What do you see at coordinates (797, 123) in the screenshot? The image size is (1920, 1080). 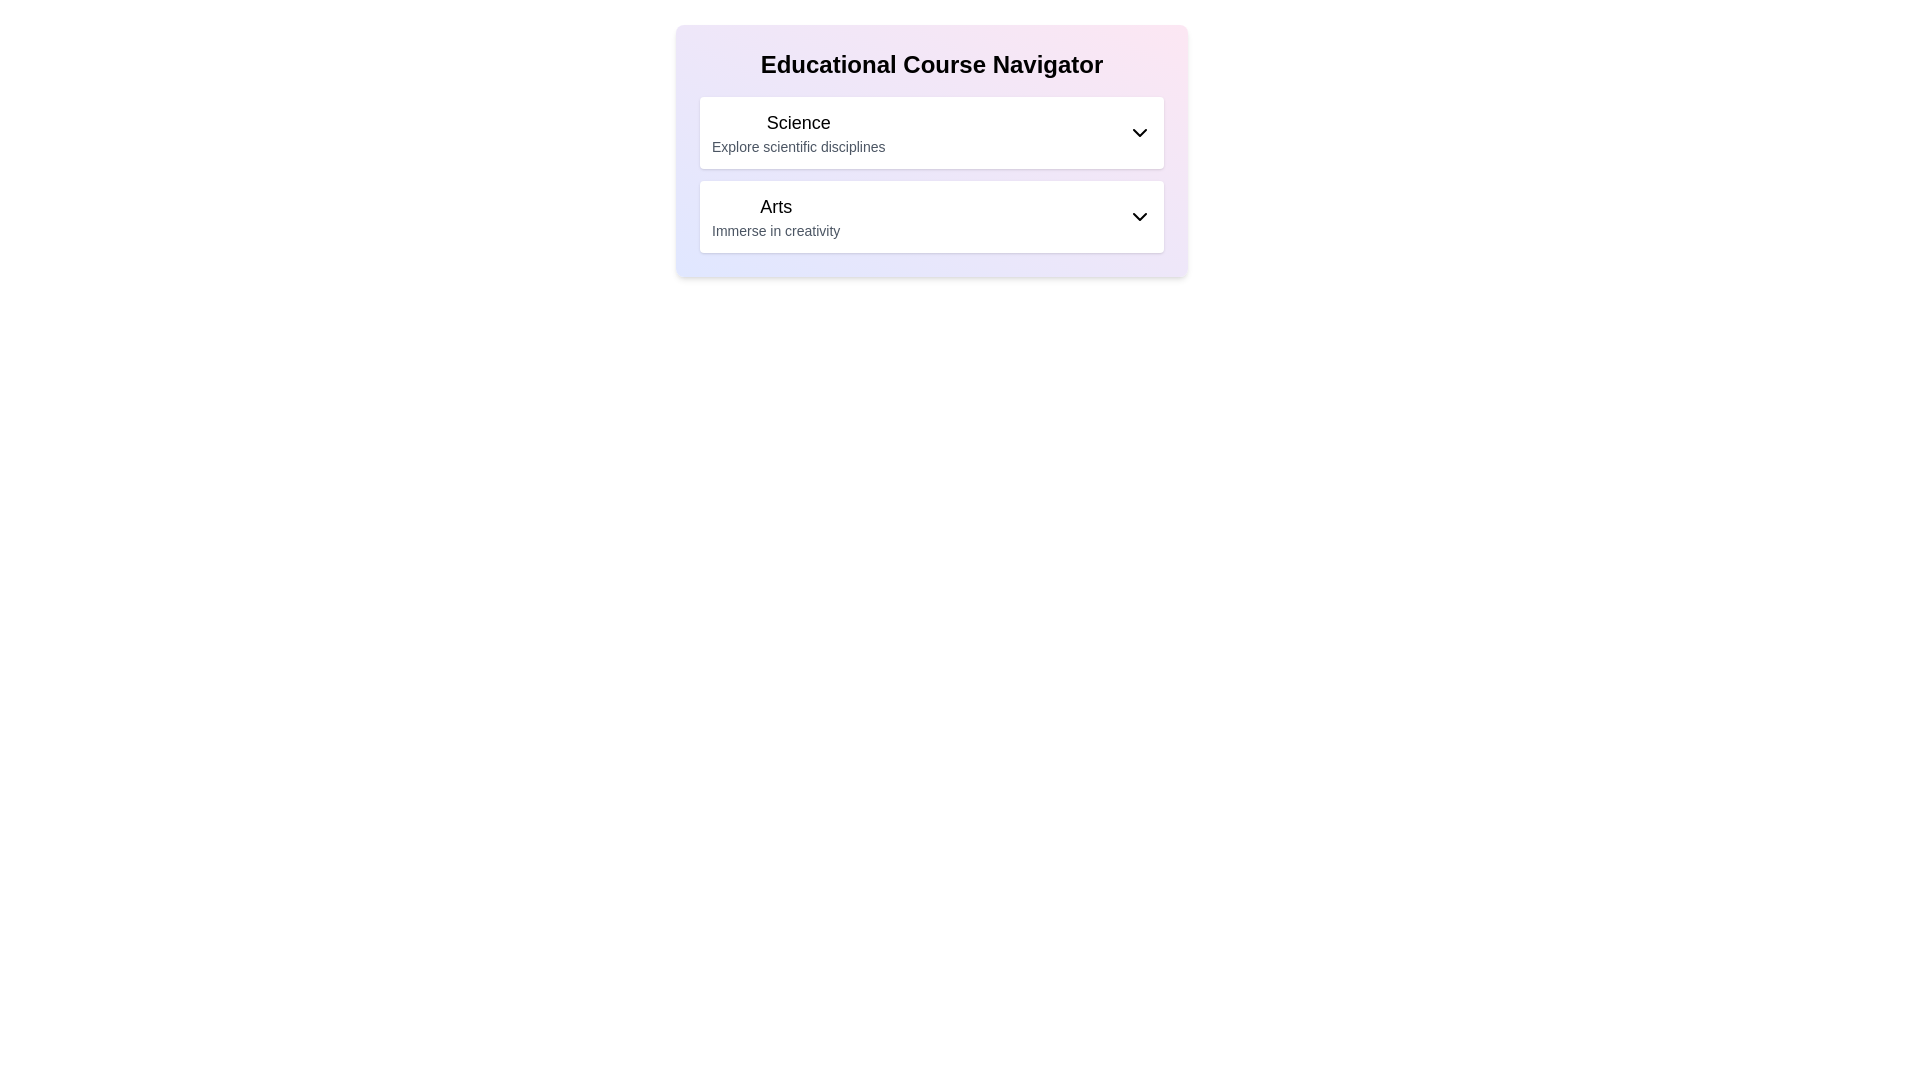 I see `text content of the 'Science' heading, which serves as a label for the section in the Educational Course Navigator` at bounding box center [797, 123].